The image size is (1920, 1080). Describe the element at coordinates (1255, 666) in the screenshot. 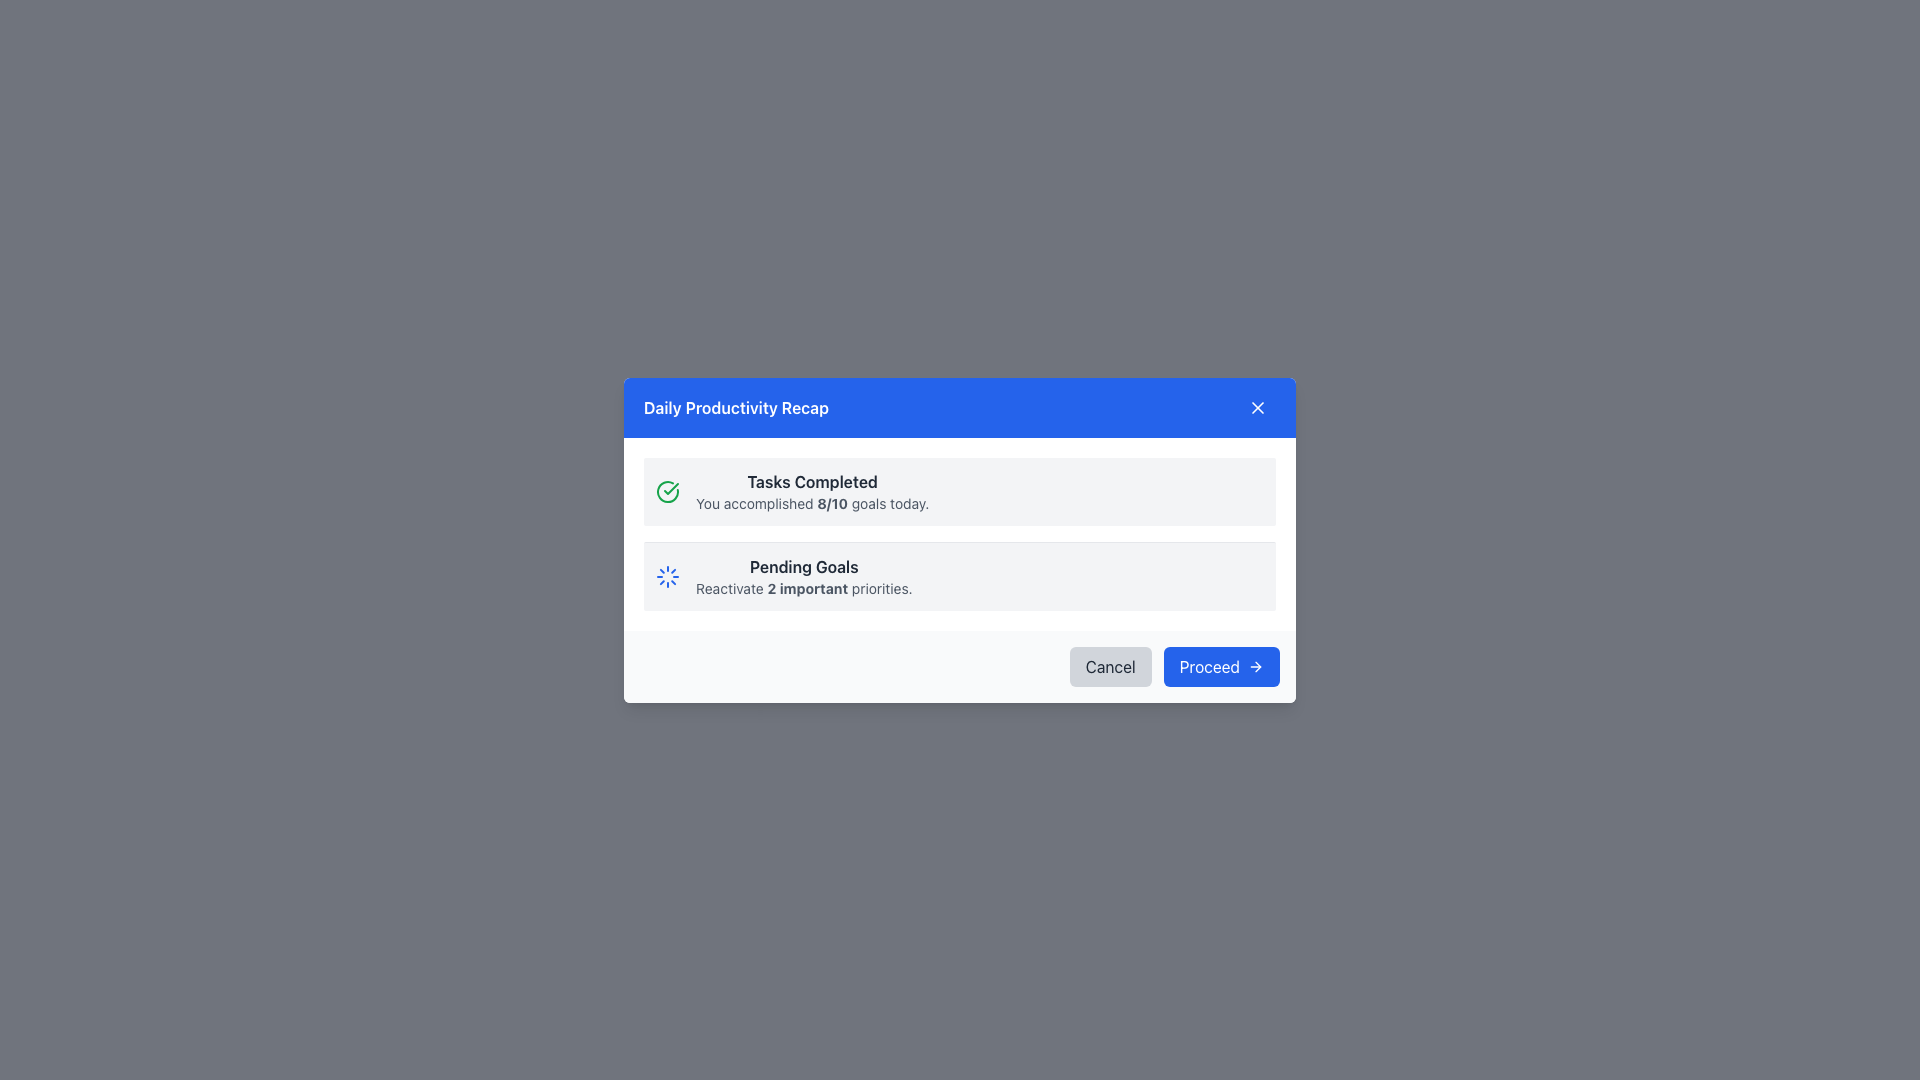

I see `the rightward pointing arrow icon within the 'Proceed' button in the modal dialog box` at that location.